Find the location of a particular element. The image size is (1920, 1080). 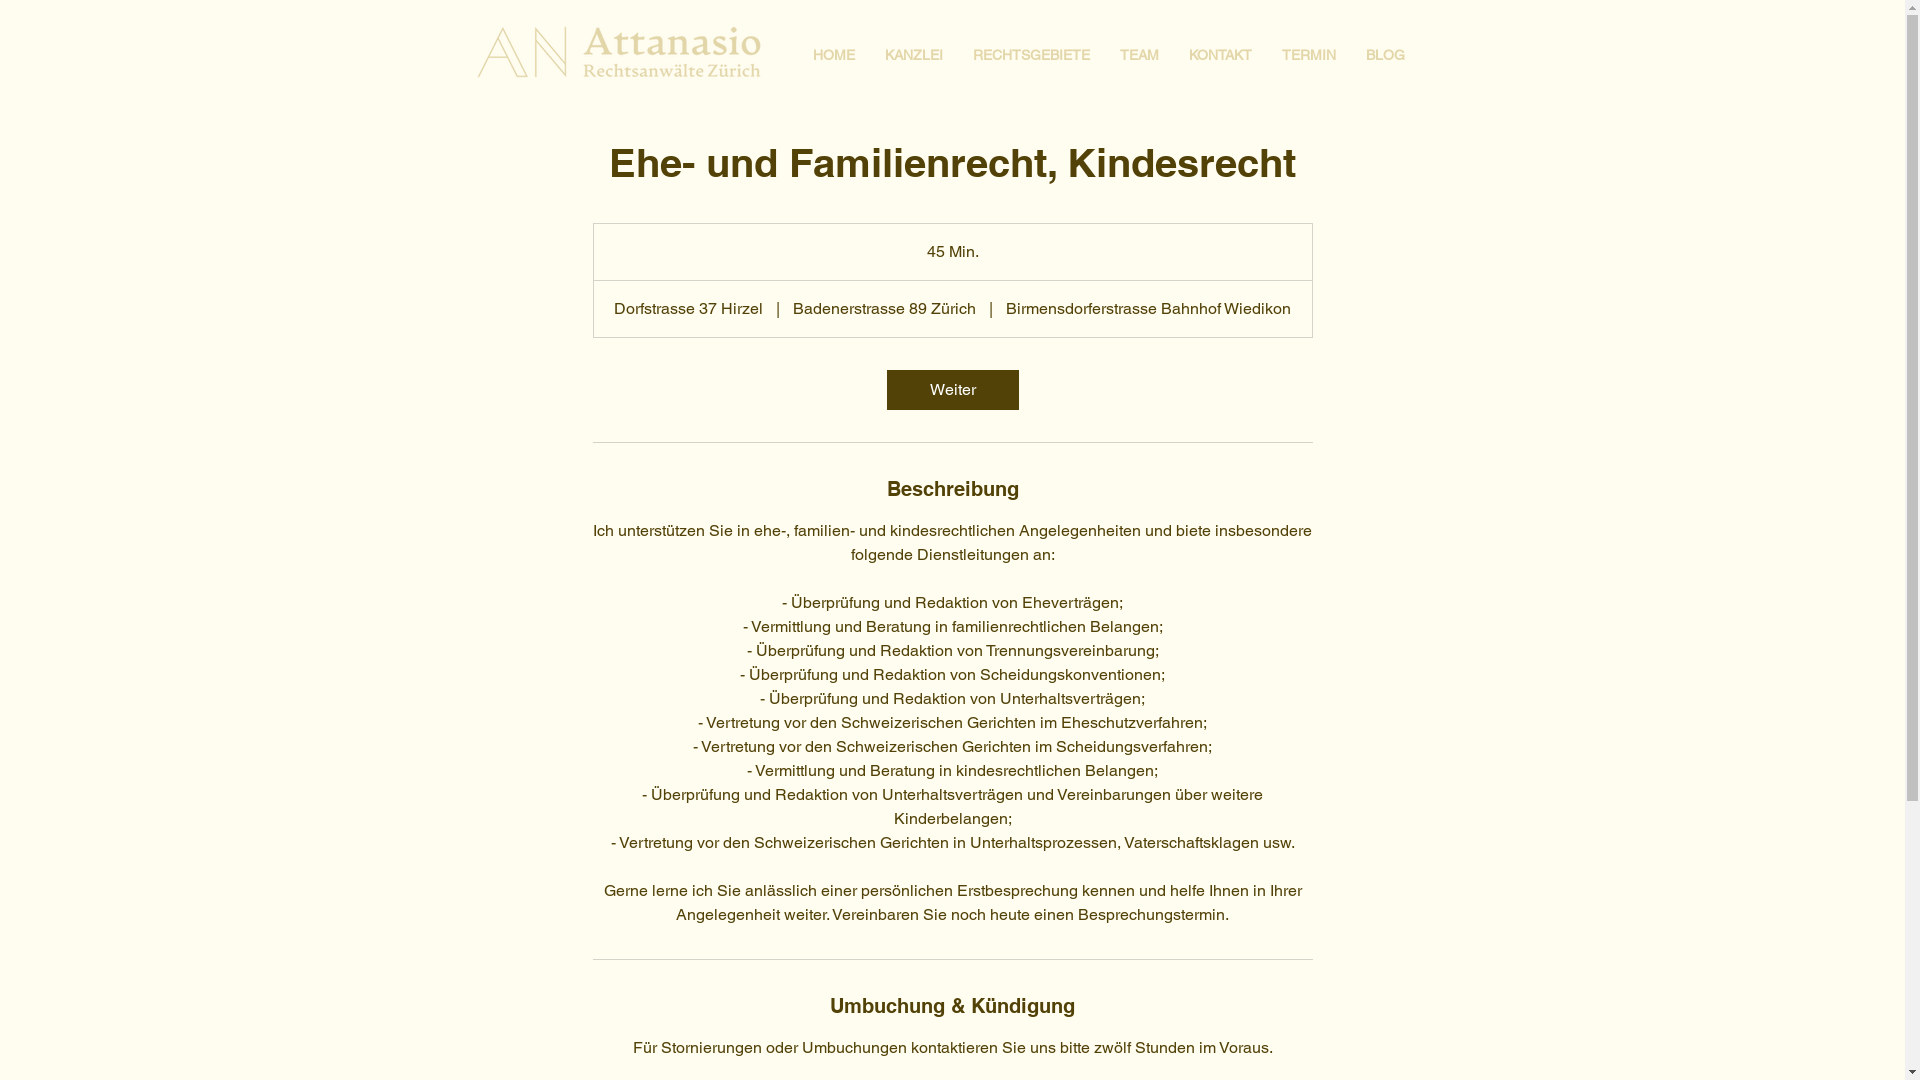

'HOME' is located at coordinates (834, 52).